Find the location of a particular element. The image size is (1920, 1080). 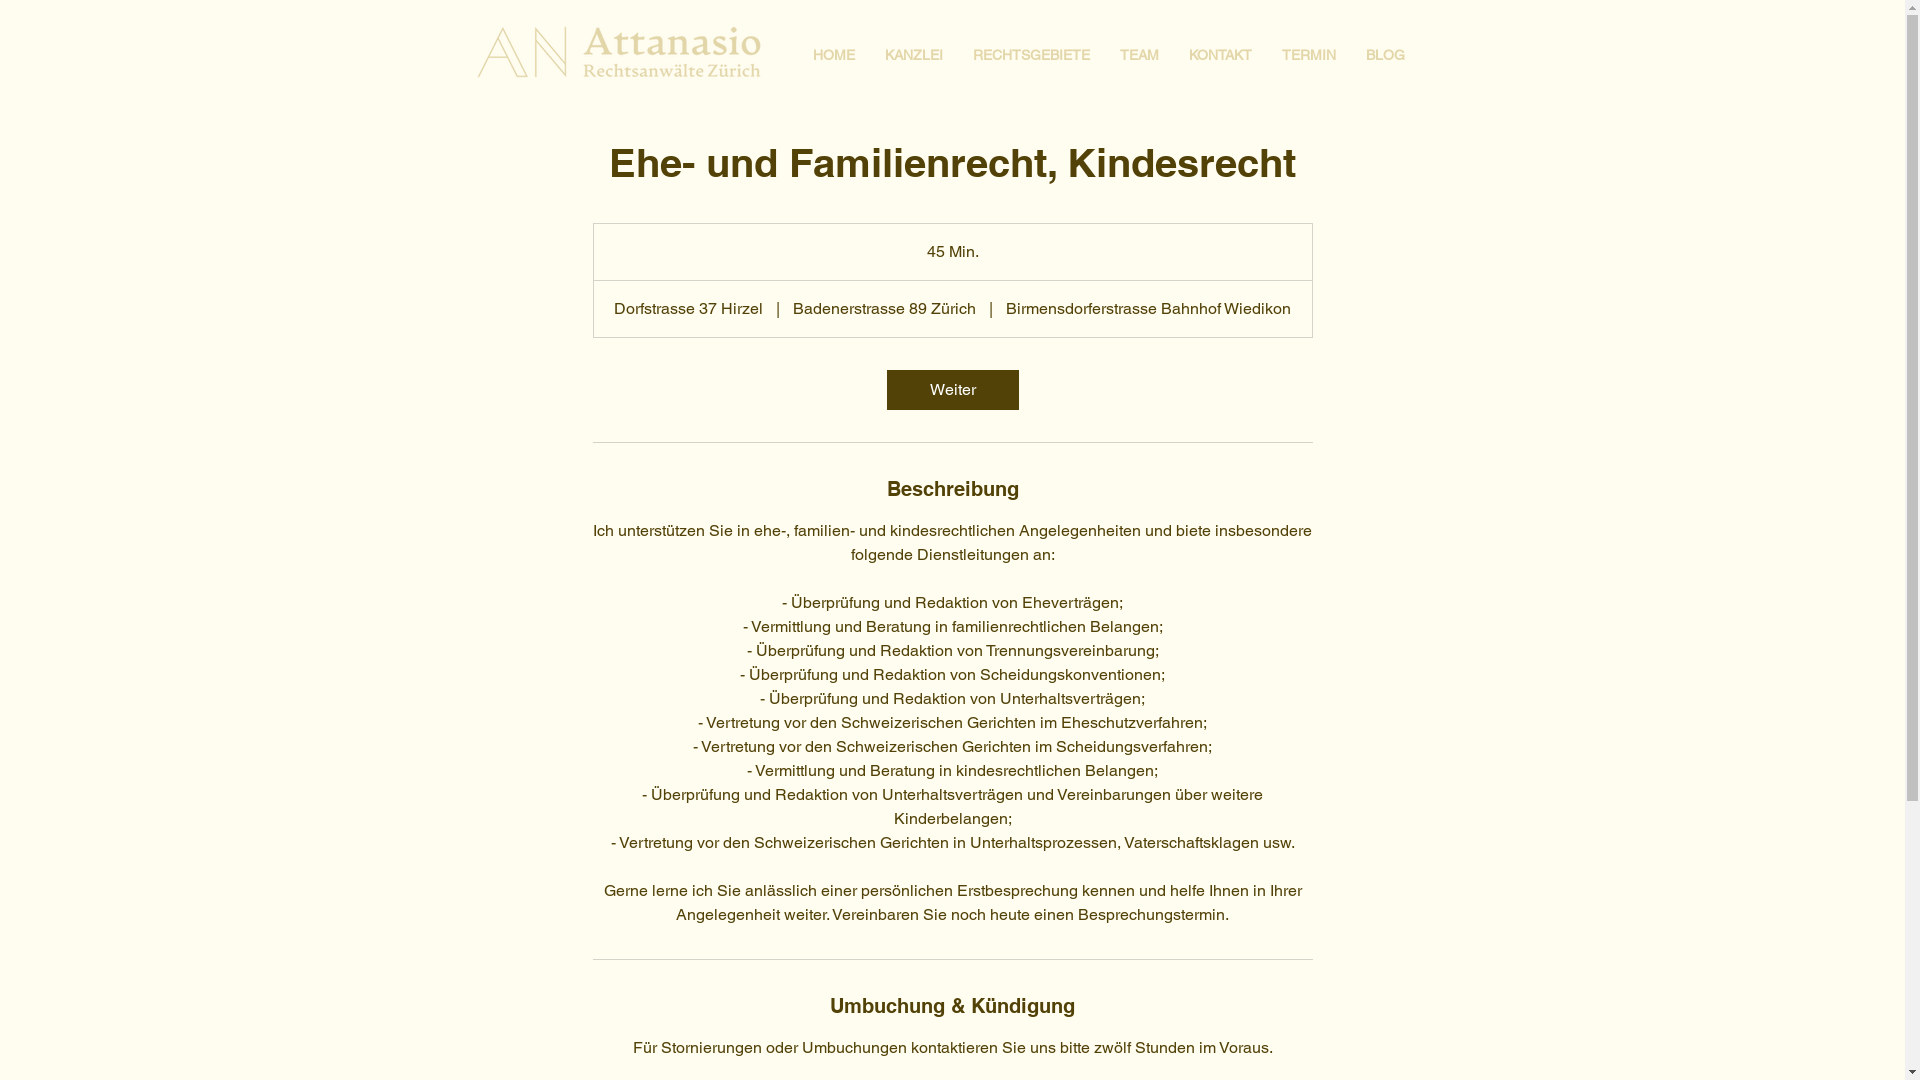

'HOME' is located at coordinates (834, 52).